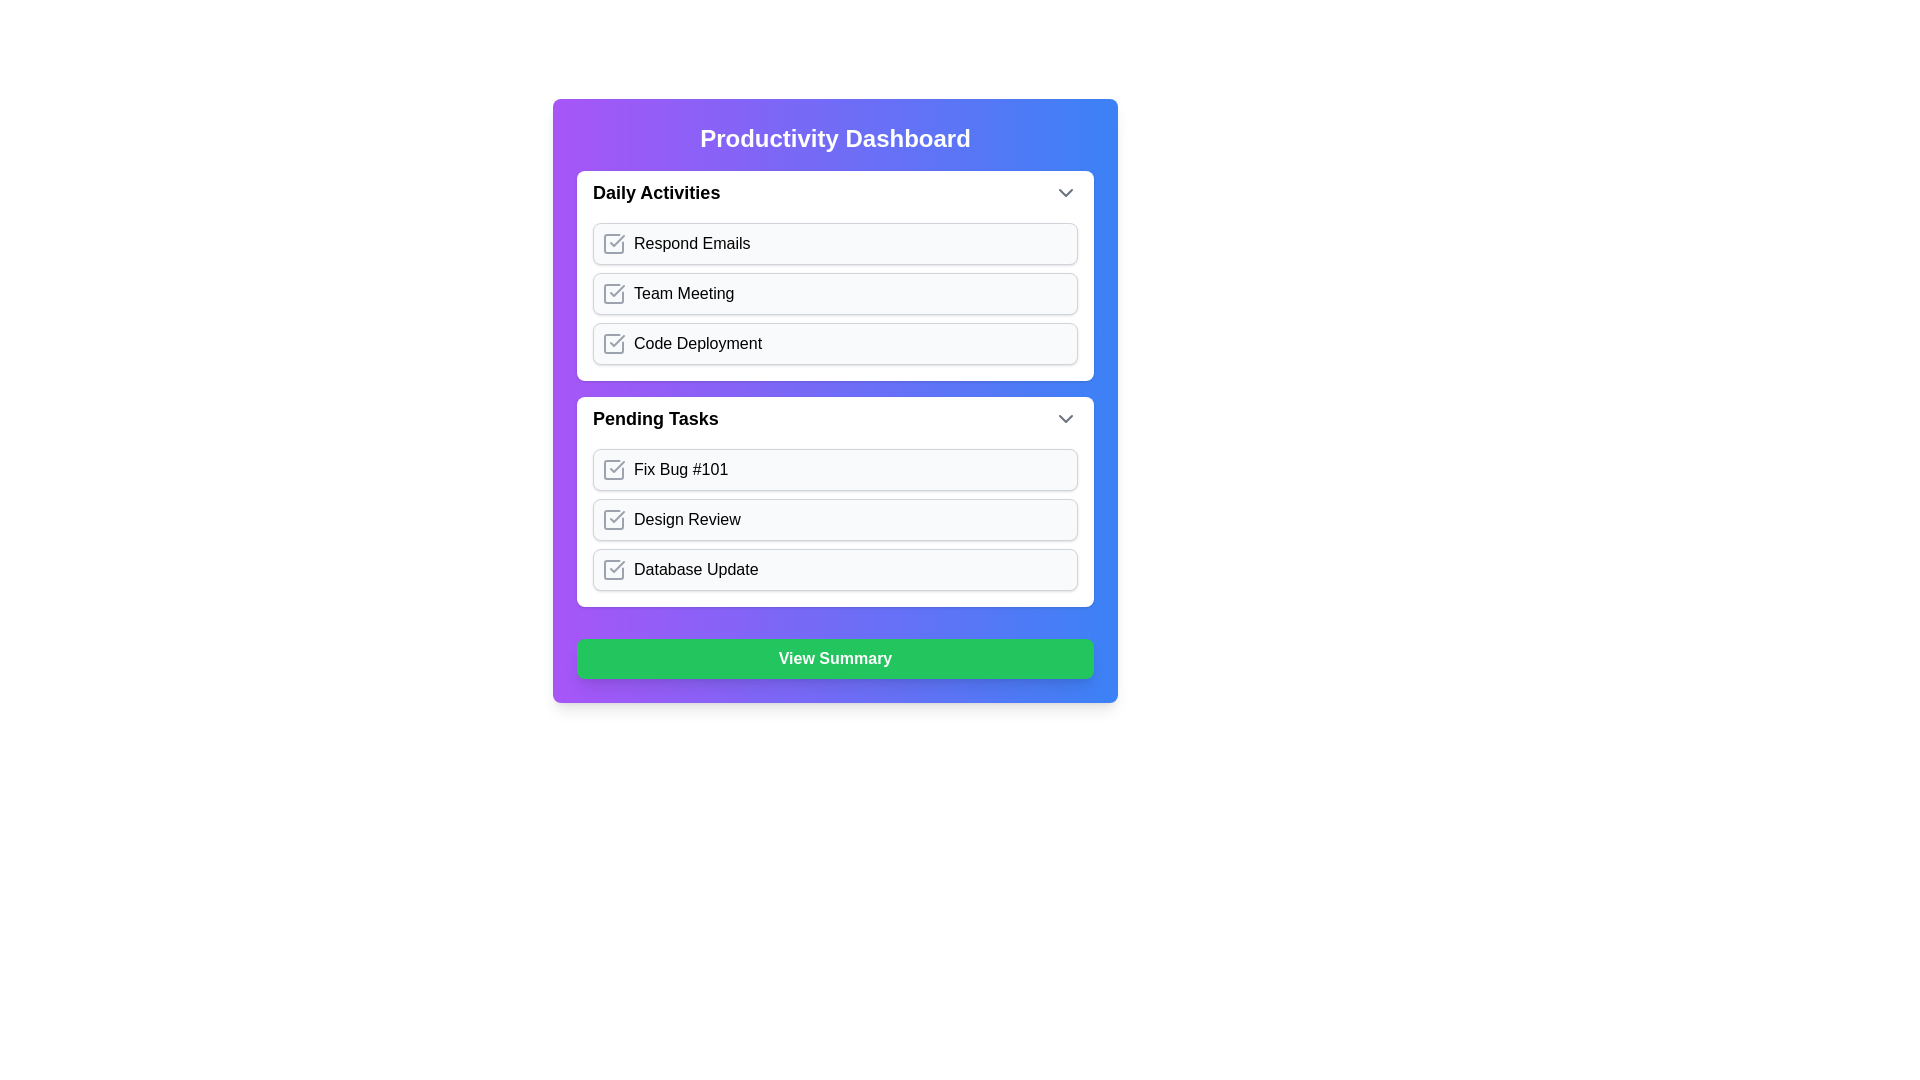 The height and width of the screenshot is (1080, 1920). What do you see at coordinates (613, 342) in the screenshot?
I see `the completion status icon representing the 'Code Deployment' item` at bounding box center [613, 342].